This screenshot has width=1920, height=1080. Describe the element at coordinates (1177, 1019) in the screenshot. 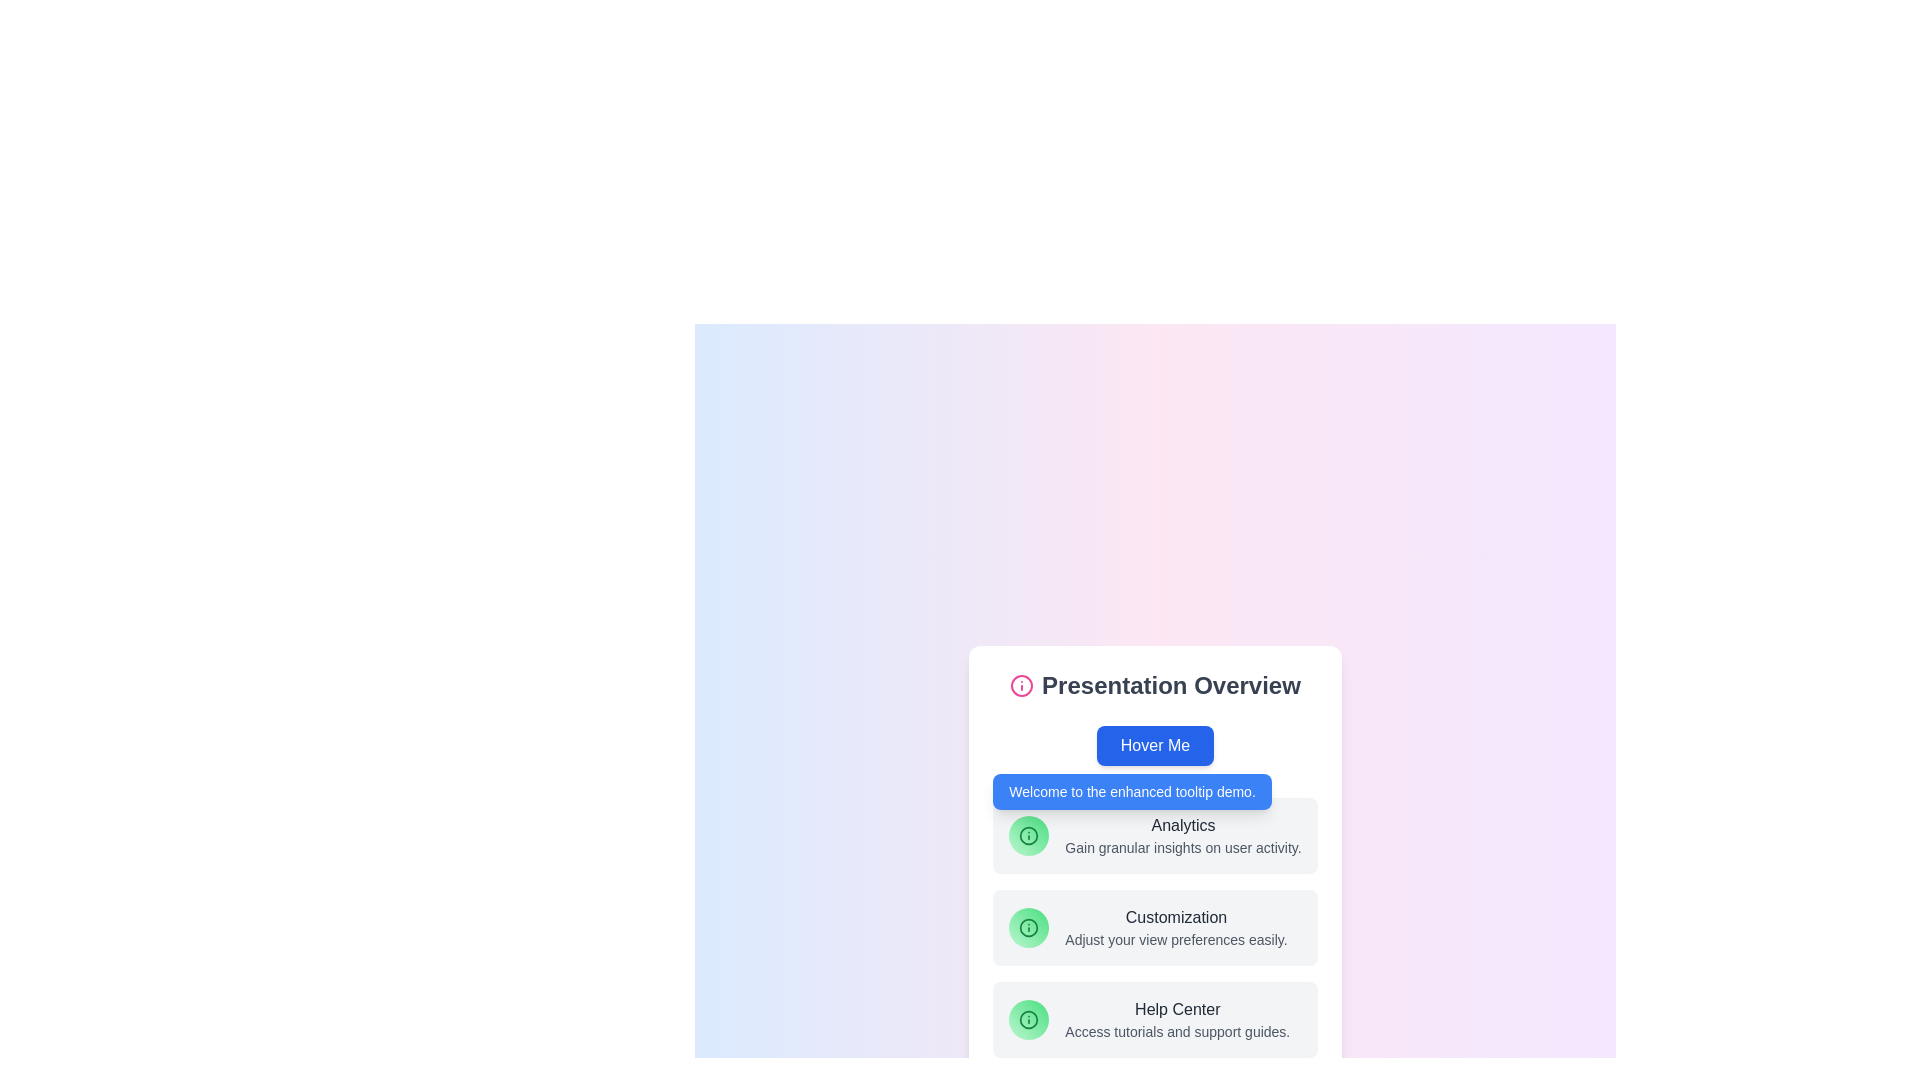

I see `the subtitle 'Access tutorials and support guides' of the Informational card titled 'Help Center' which is center-aligned within a light gray rectangular card` at that location.